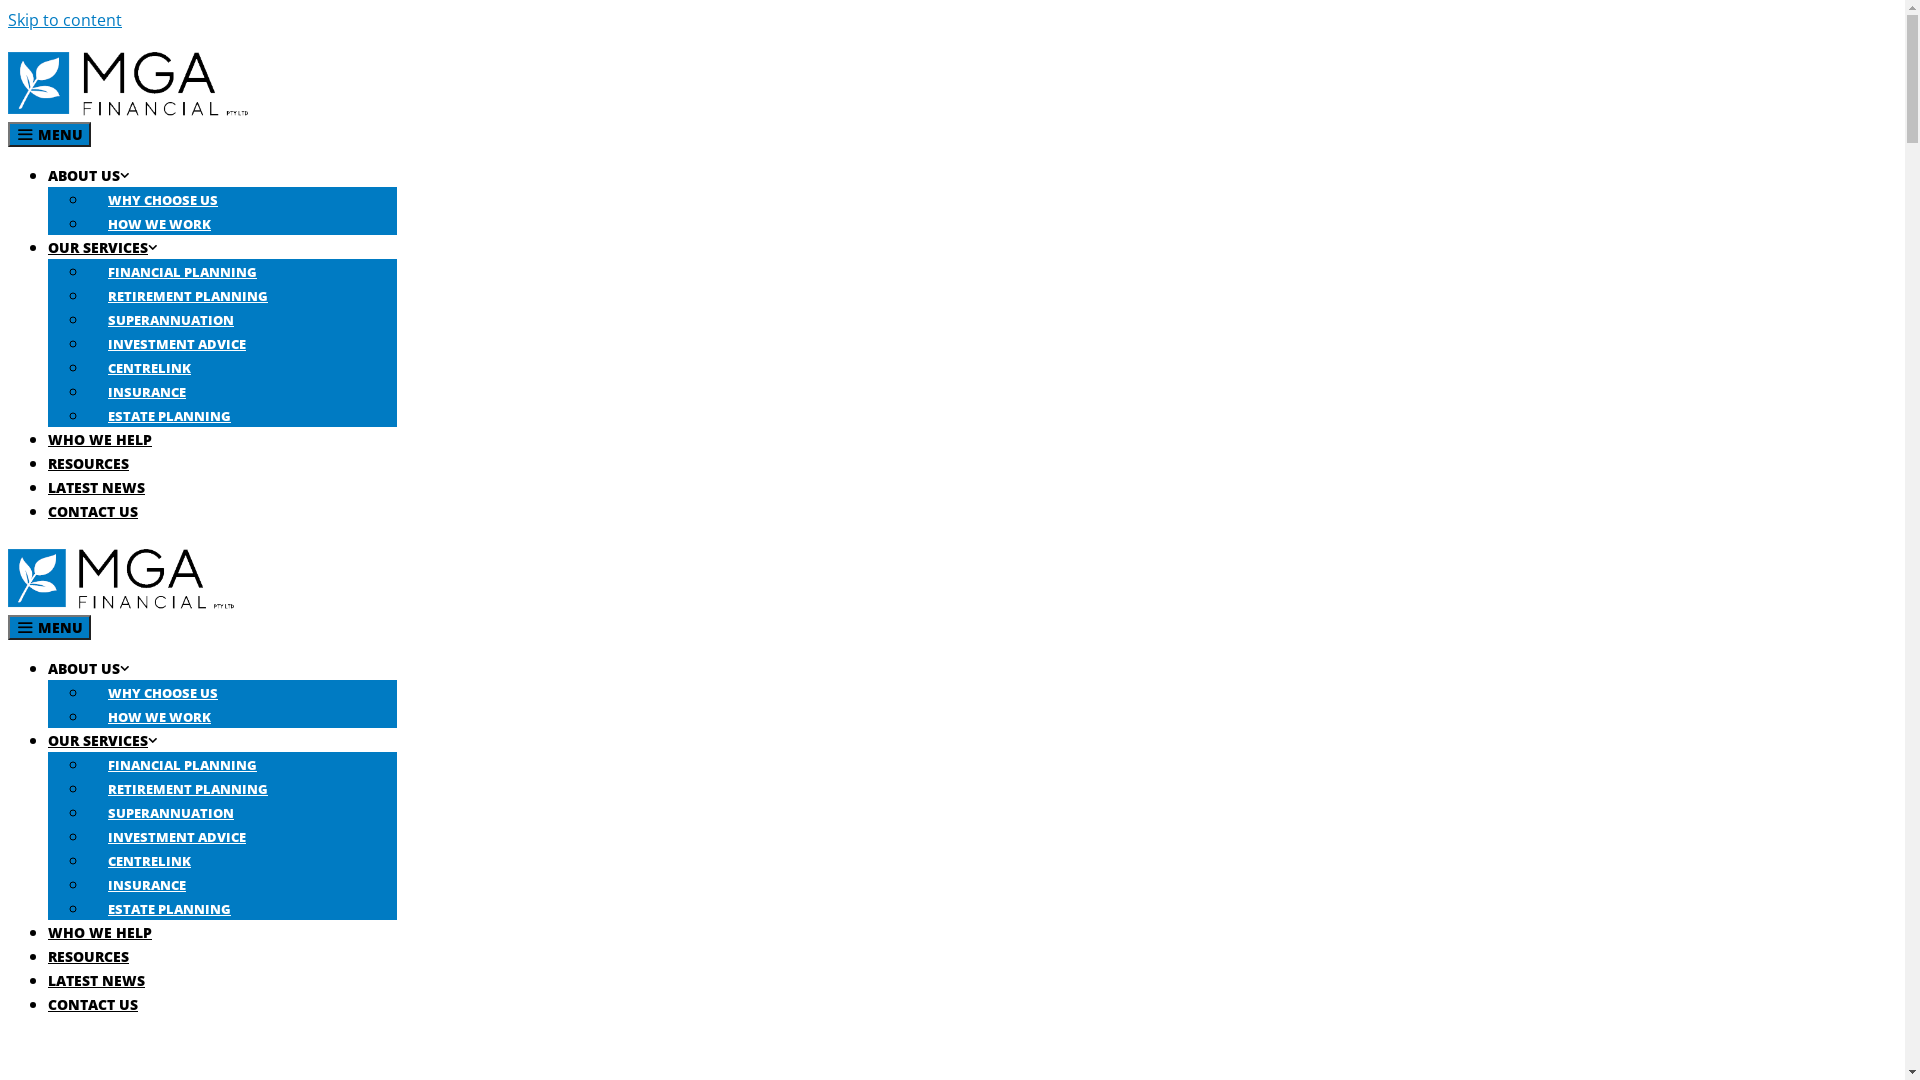 This screenshot has height=1080, width=1920. Describe the element at coordinates (182, 764) in the screenshot. I see `'FINANCIAL PLANNING'` at that location.